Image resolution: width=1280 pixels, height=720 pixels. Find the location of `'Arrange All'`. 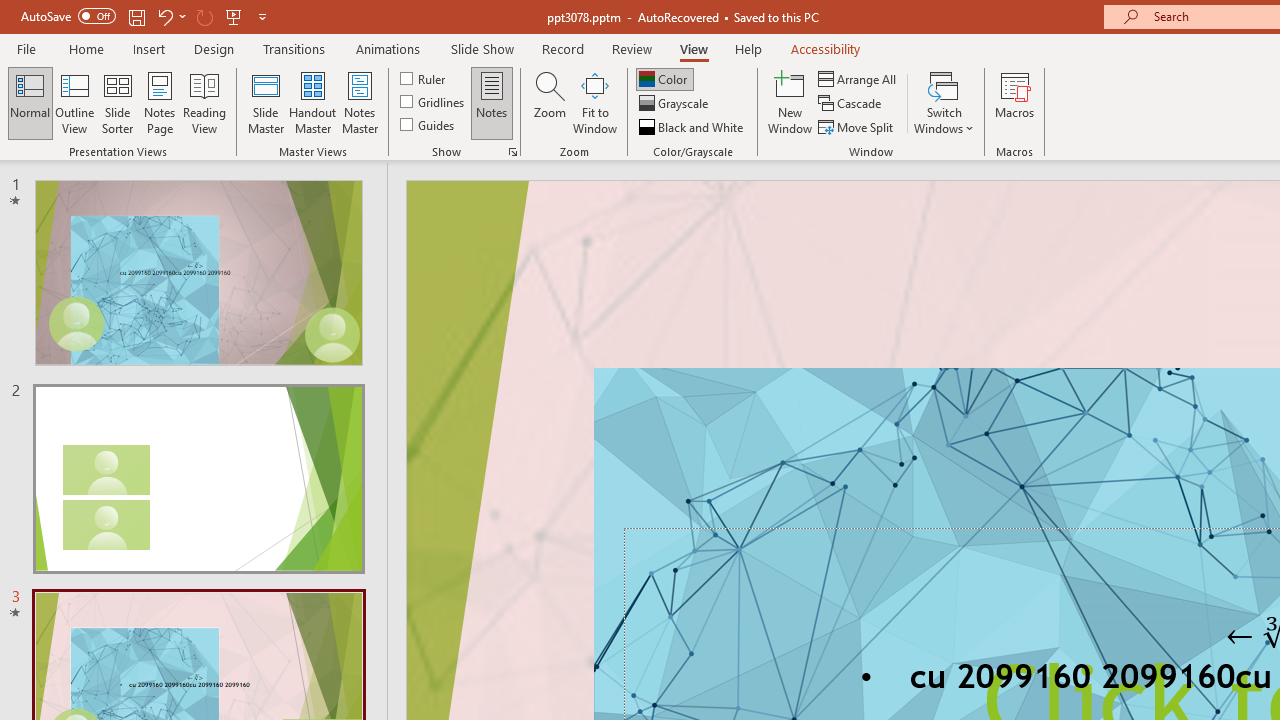

'Arrange All' is located at coordinates (858, 78).